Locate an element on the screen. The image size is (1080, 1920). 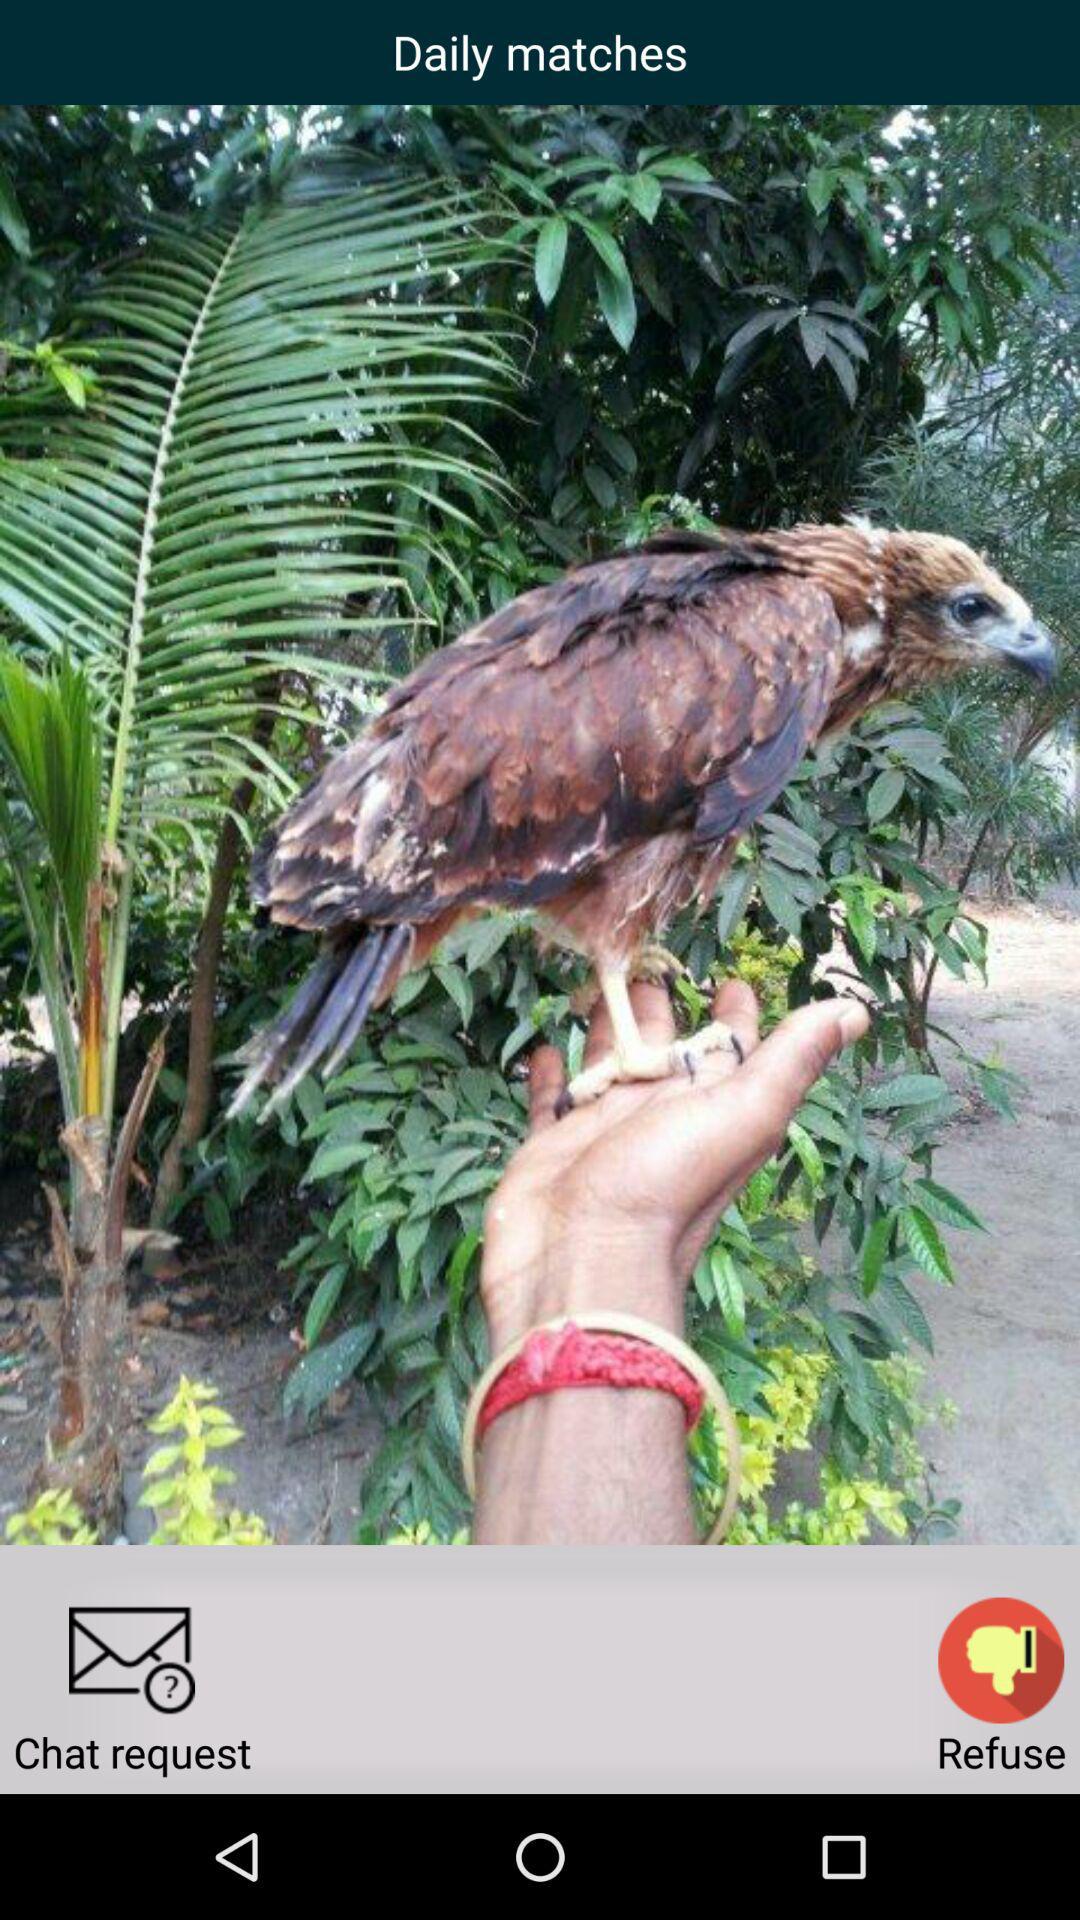
chat request option is located at coordinates (131, 1660).